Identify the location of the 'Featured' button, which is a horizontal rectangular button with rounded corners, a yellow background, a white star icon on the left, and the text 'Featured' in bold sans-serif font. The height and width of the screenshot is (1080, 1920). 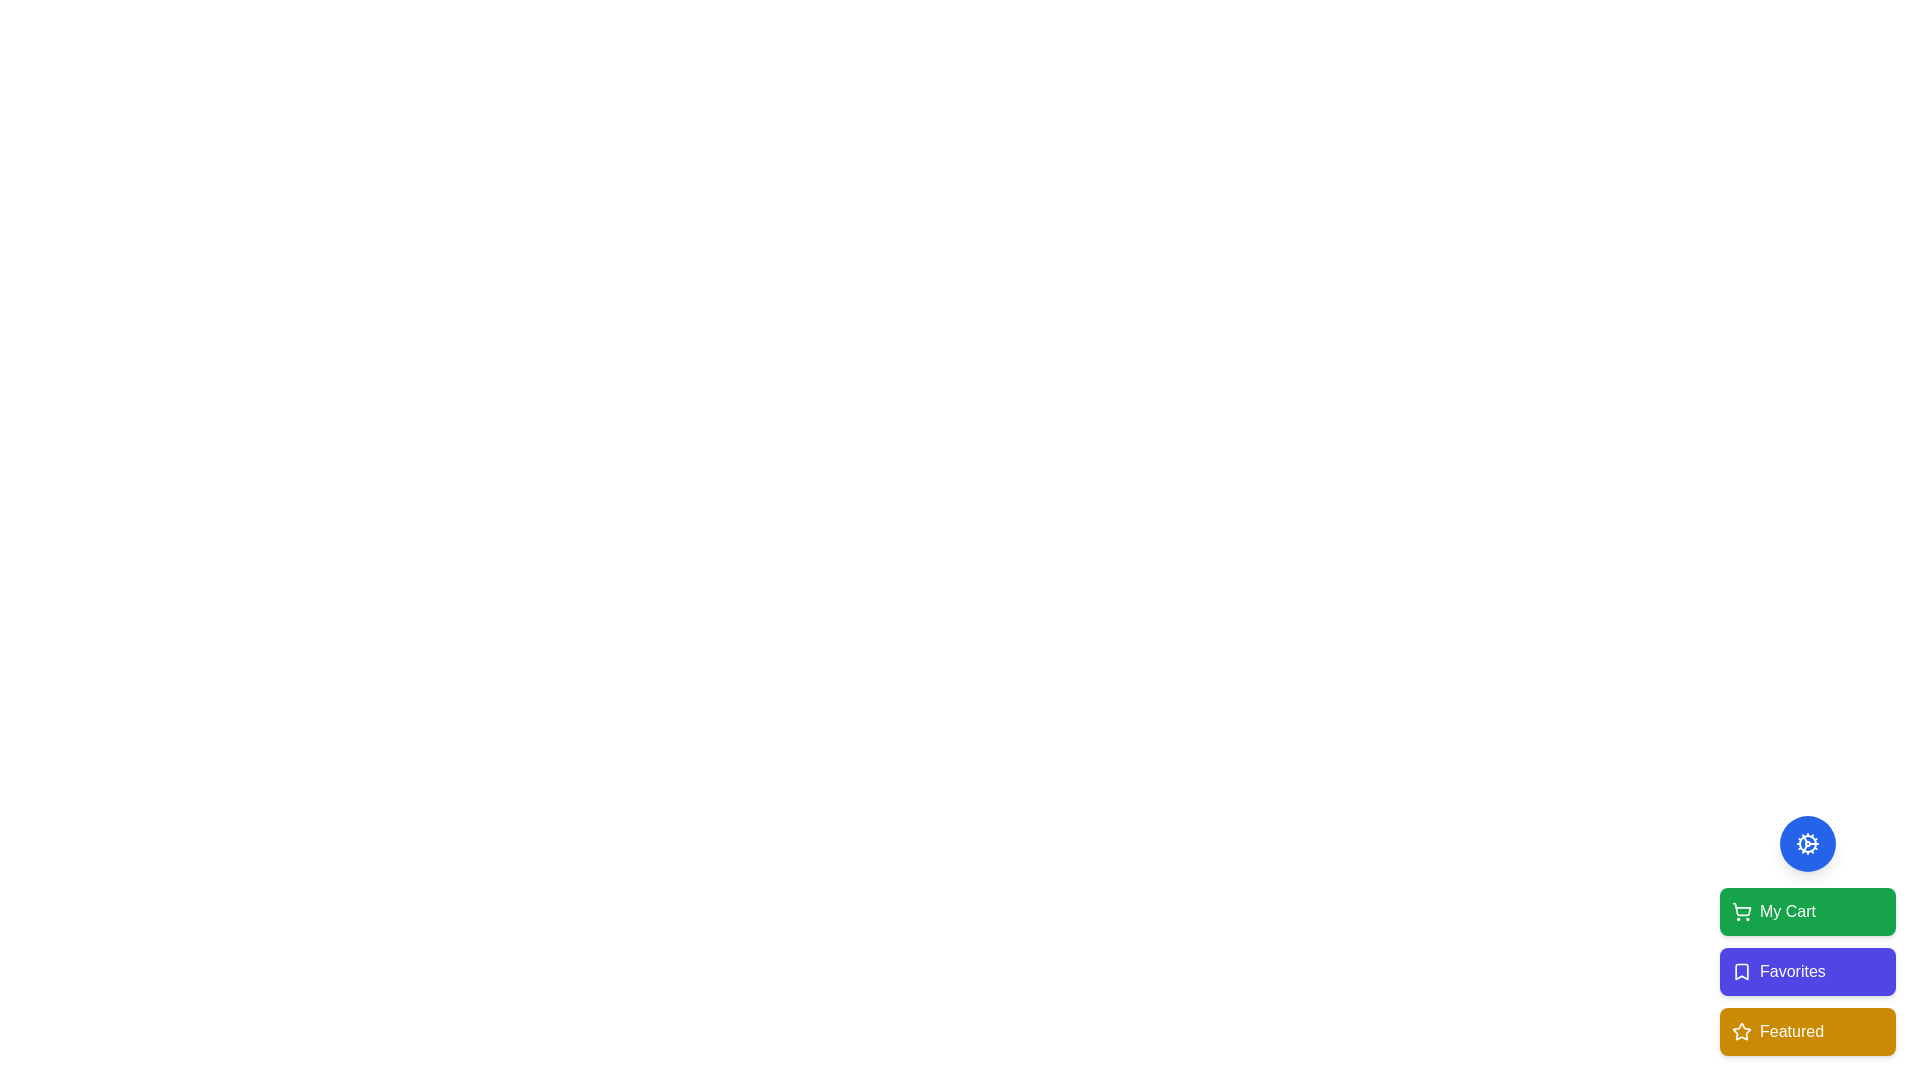
(1808, 1032).